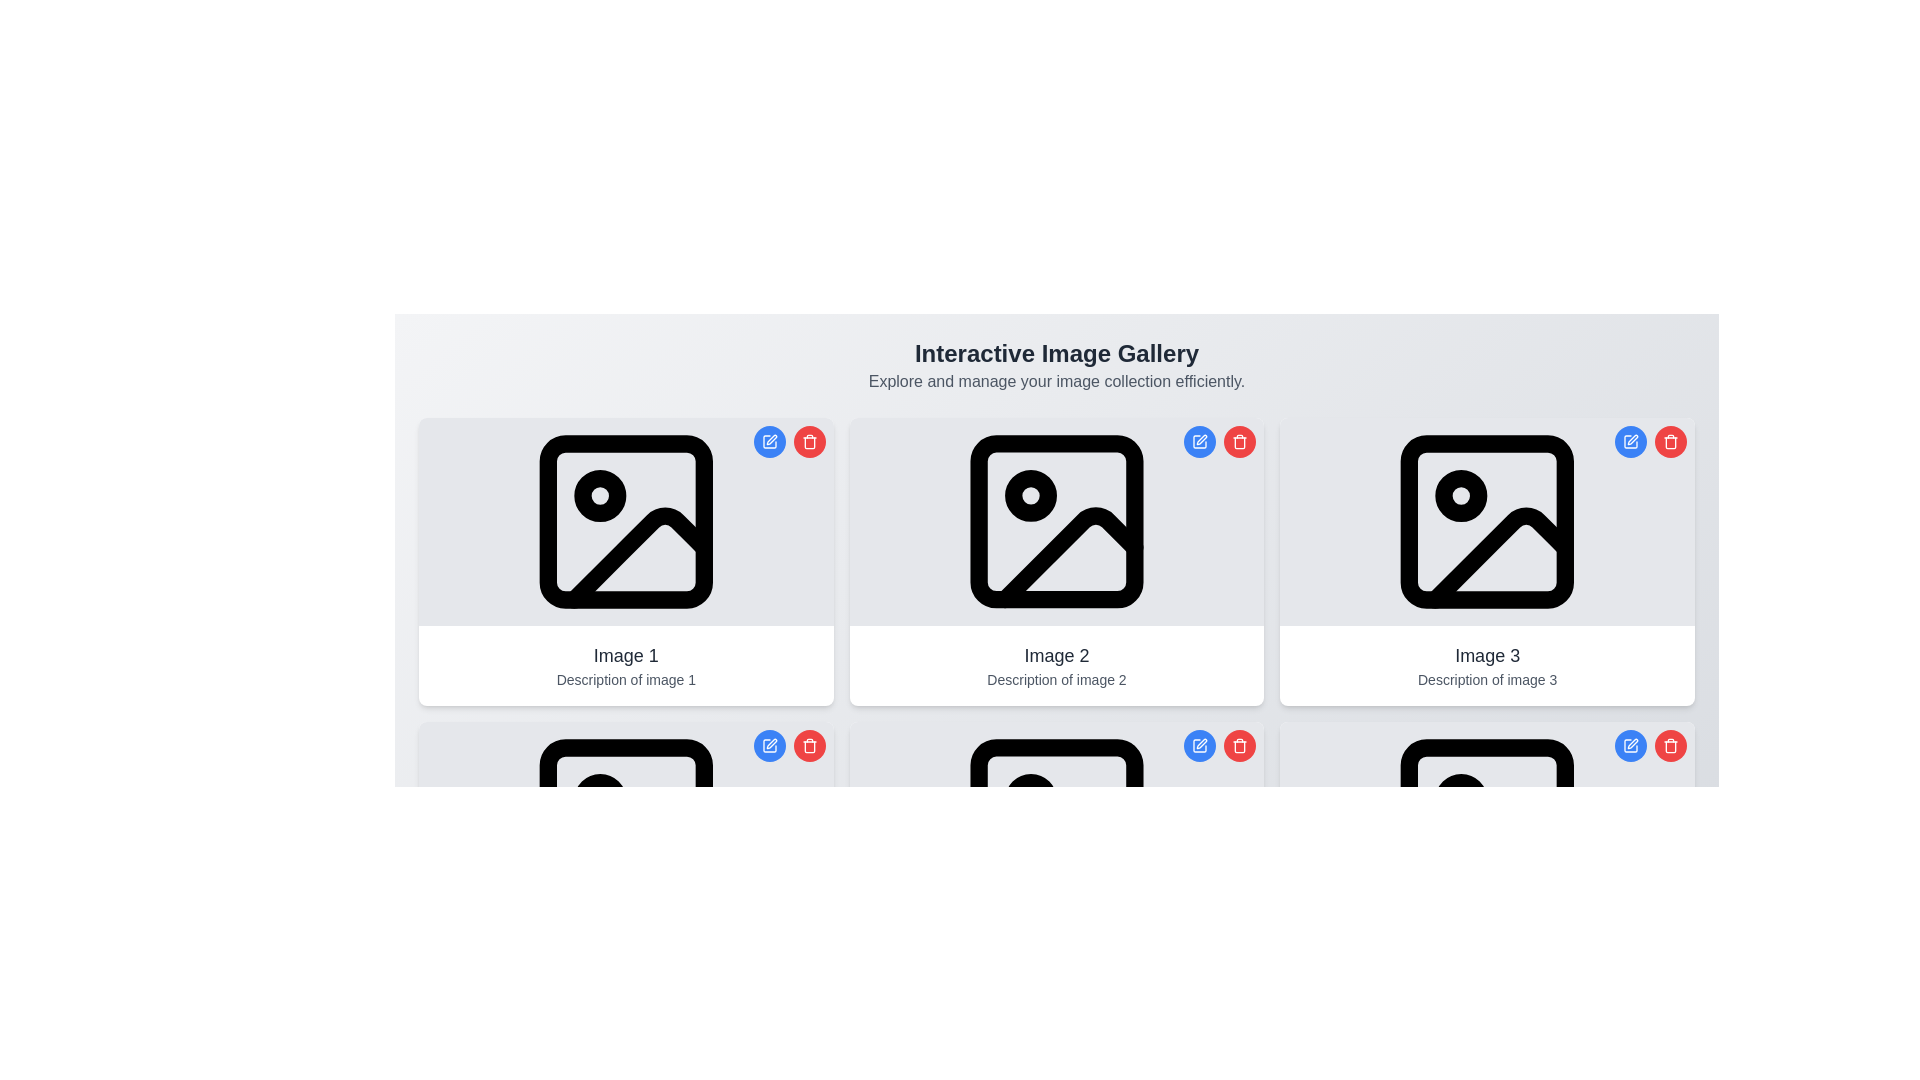 The image size is (1920, 1080). Describe the element at coordinates (625, 666) in the screenshot. I see `the Label/Text Block that displays the bold title 'Image 1' and the description 'Description of image 1', which is centrally aligned within the lower section of the leftmost box` at that location.